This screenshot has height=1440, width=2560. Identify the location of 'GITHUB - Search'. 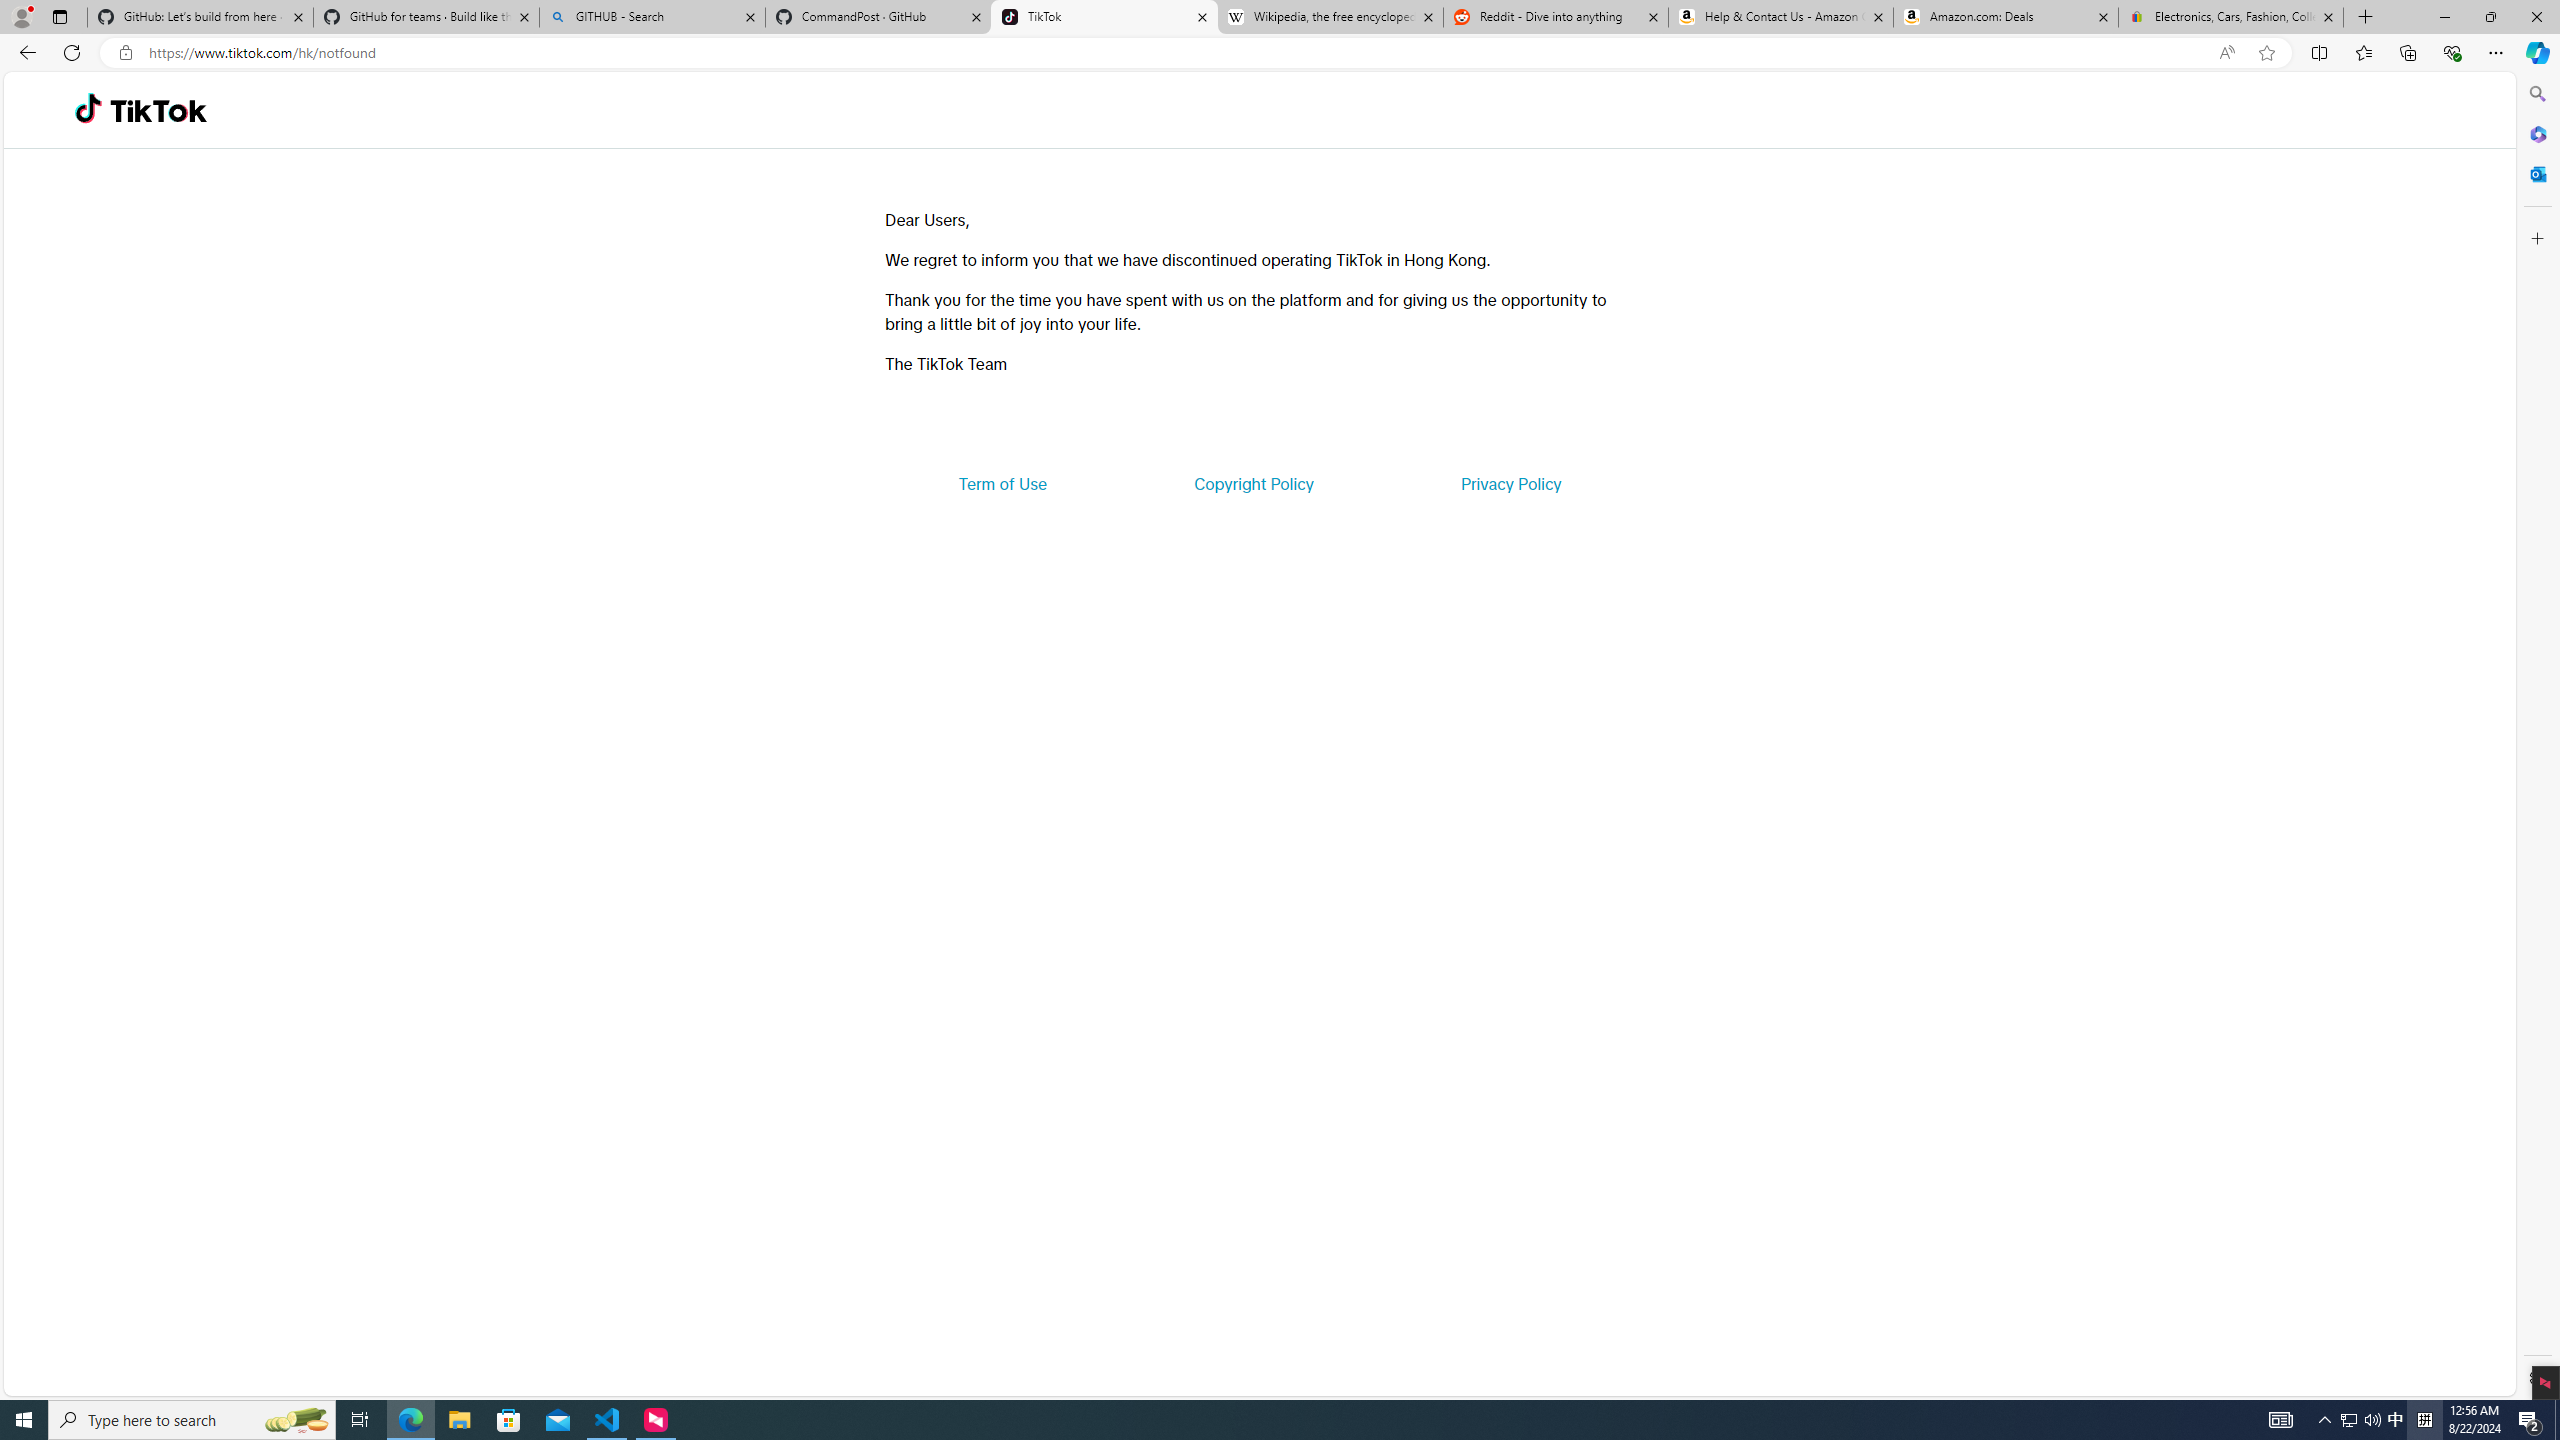
(651, 16).